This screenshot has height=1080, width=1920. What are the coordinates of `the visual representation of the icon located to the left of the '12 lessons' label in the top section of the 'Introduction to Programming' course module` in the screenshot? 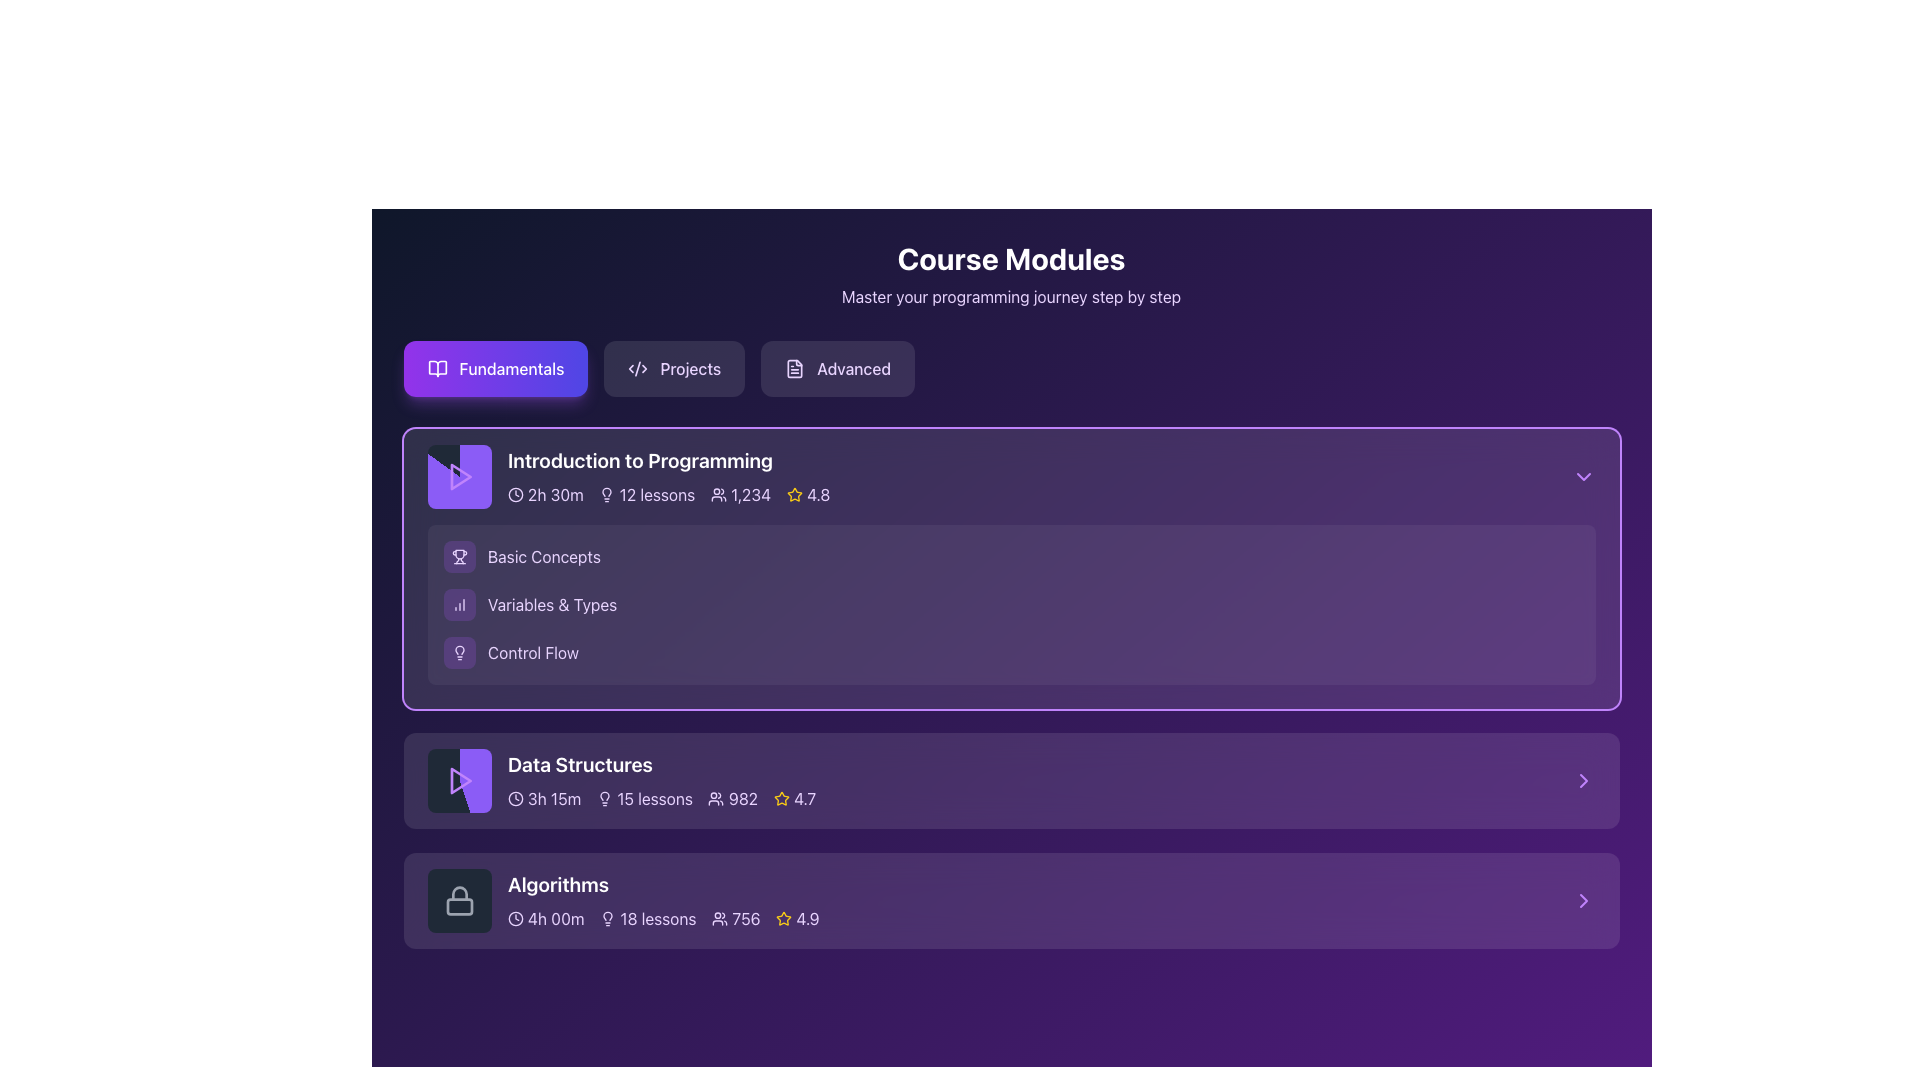 It's located at (606, 494).